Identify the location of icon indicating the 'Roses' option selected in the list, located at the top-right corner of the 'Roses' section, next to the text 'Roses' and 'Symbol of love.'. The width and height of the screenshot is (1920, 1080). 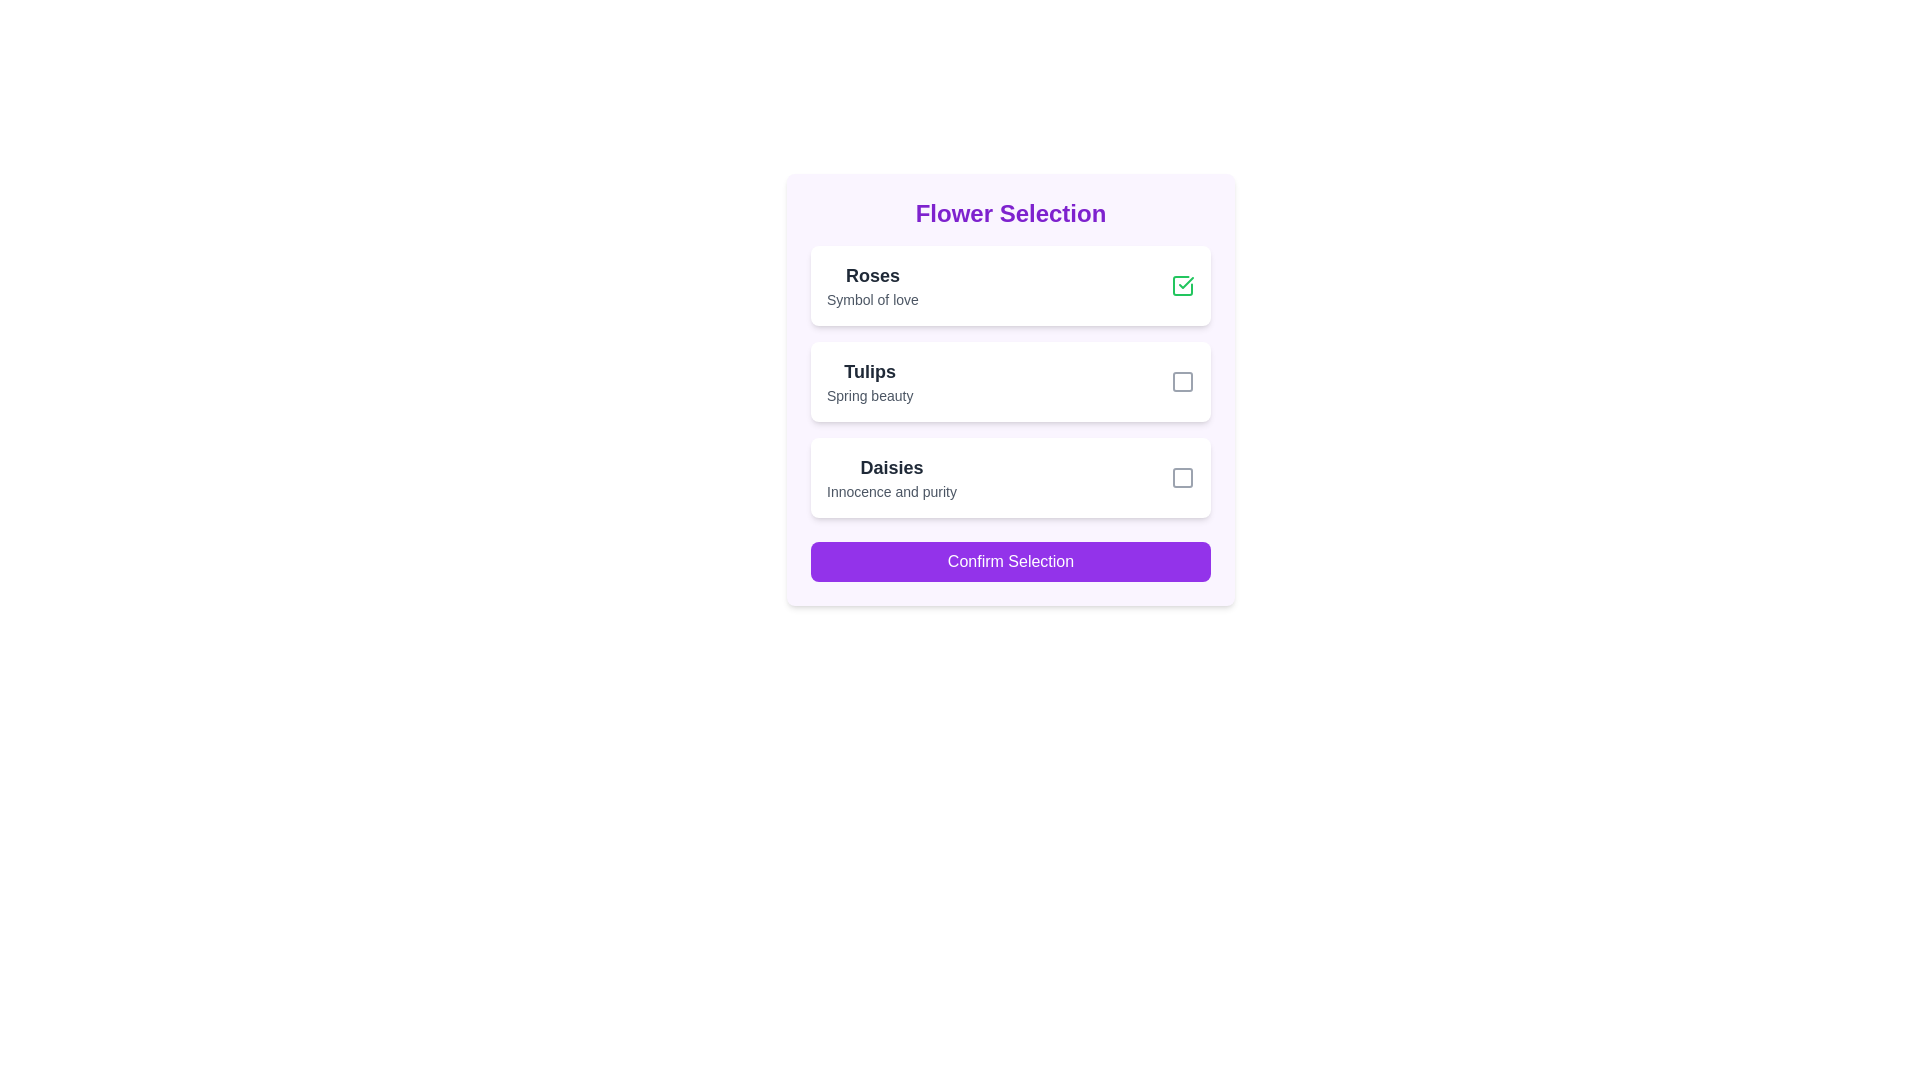
(1182, 285).